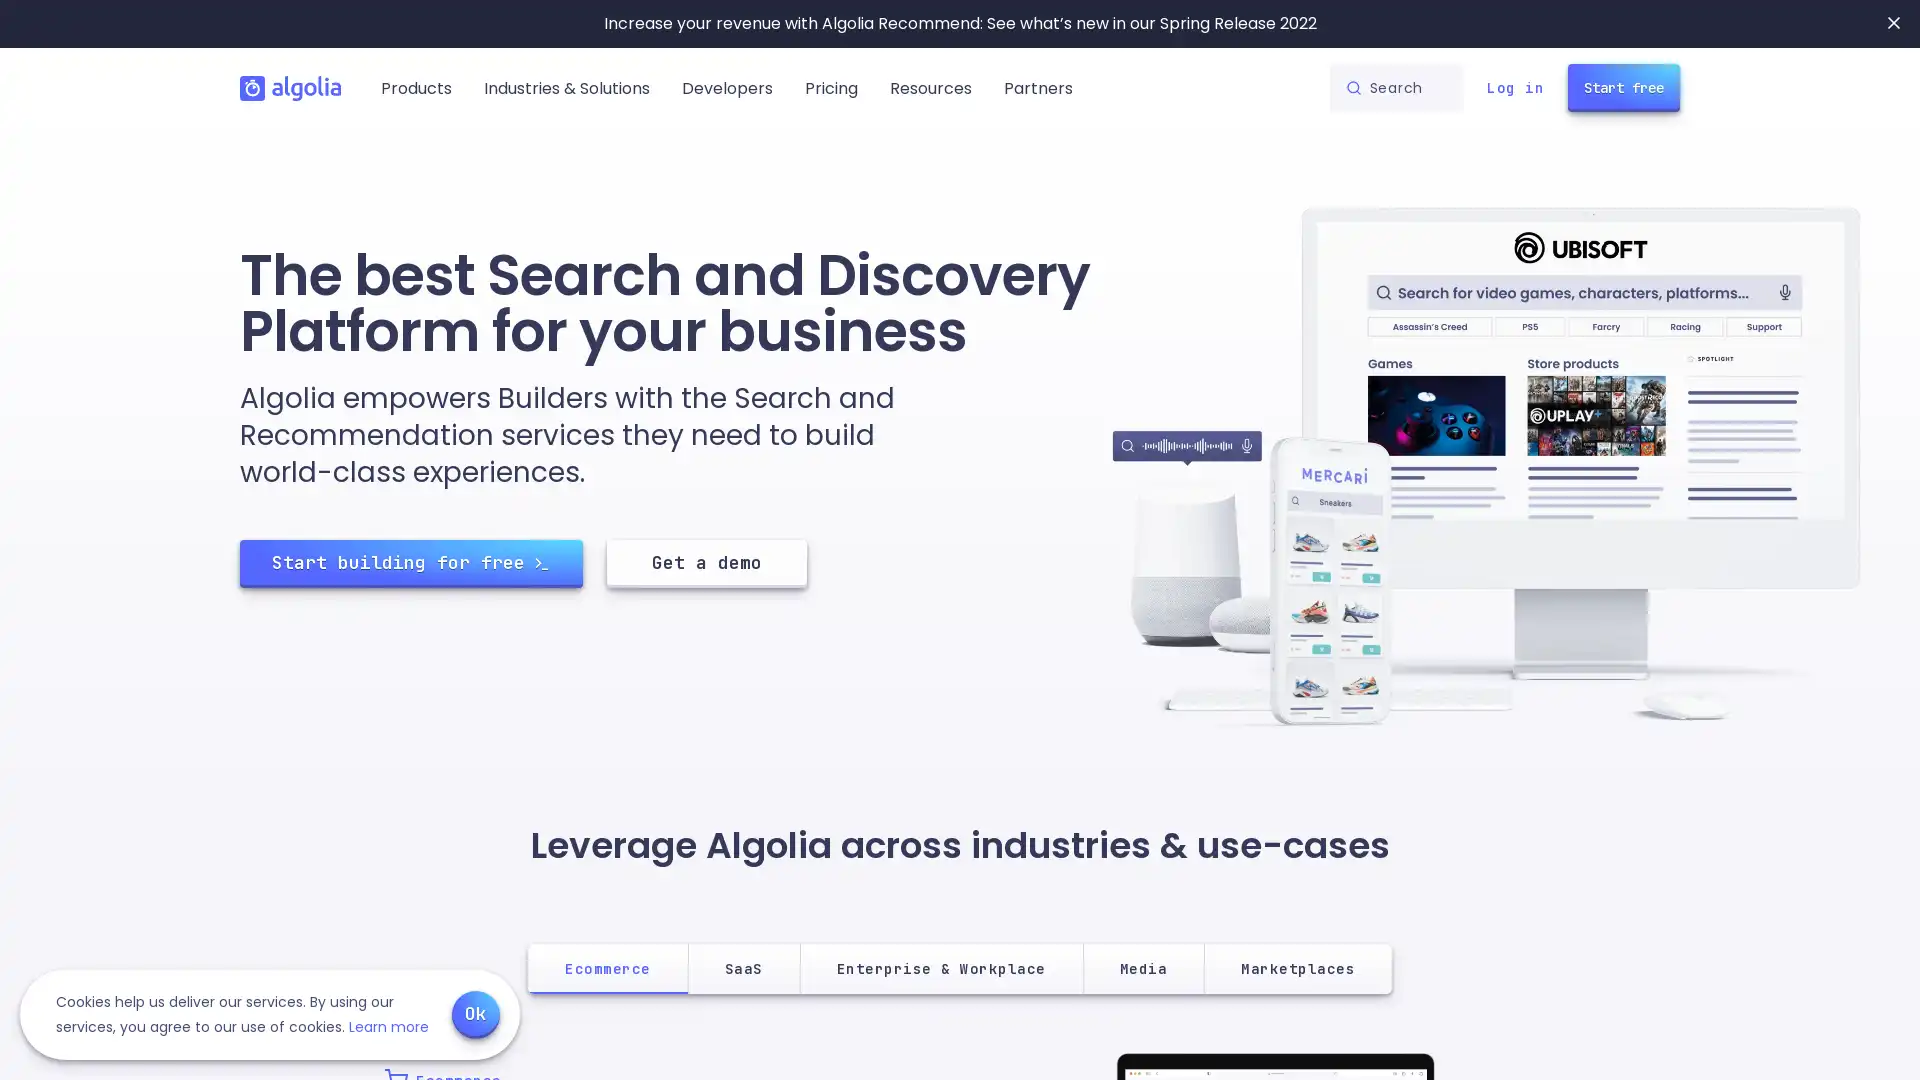  I want to click on Enterprise & Workplace, so click(939, 967).